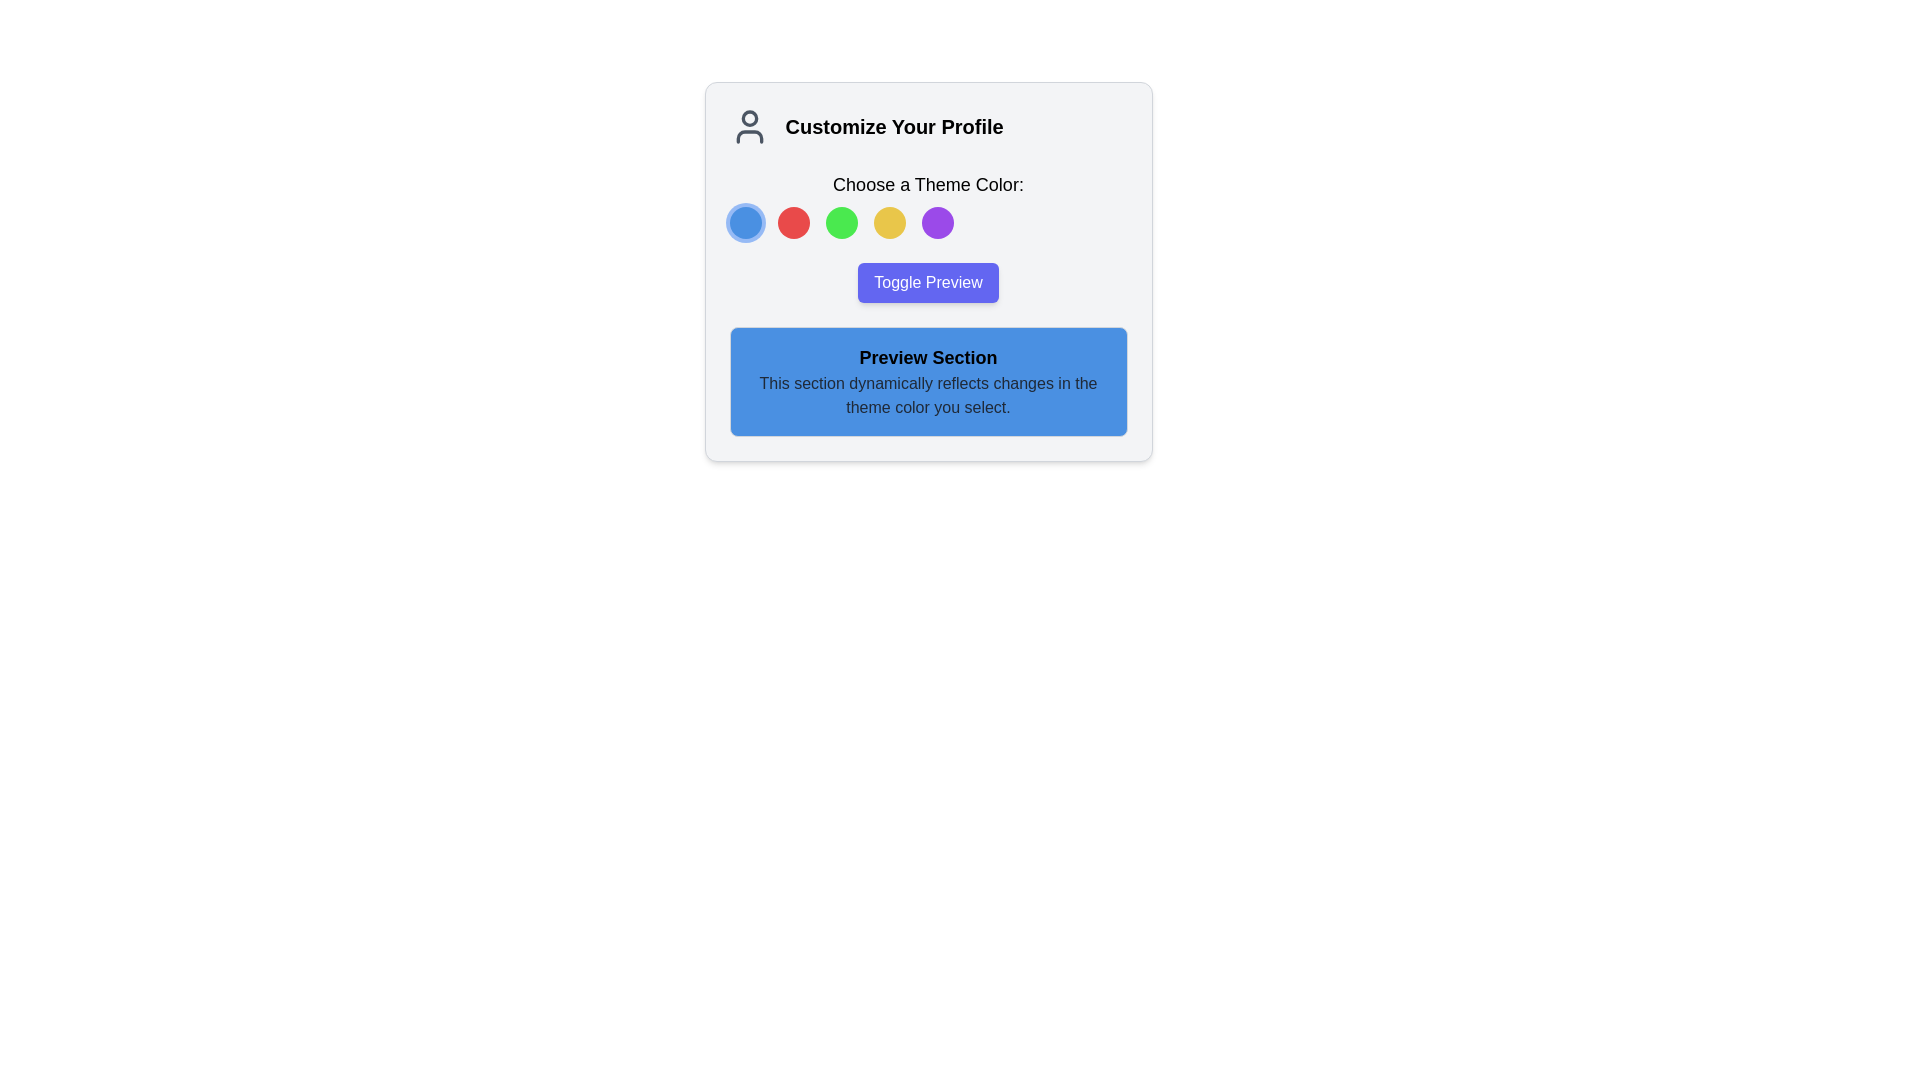 The width and height of the screenshot is (1920, 1080). What do you see at coordinates (748, 136) in the screenshot?
I see `the lower segment of the user icon in the profile customization interface, located near the top-left corner above the text 'Customize Your Profile'` at bounding box center [748, 136].